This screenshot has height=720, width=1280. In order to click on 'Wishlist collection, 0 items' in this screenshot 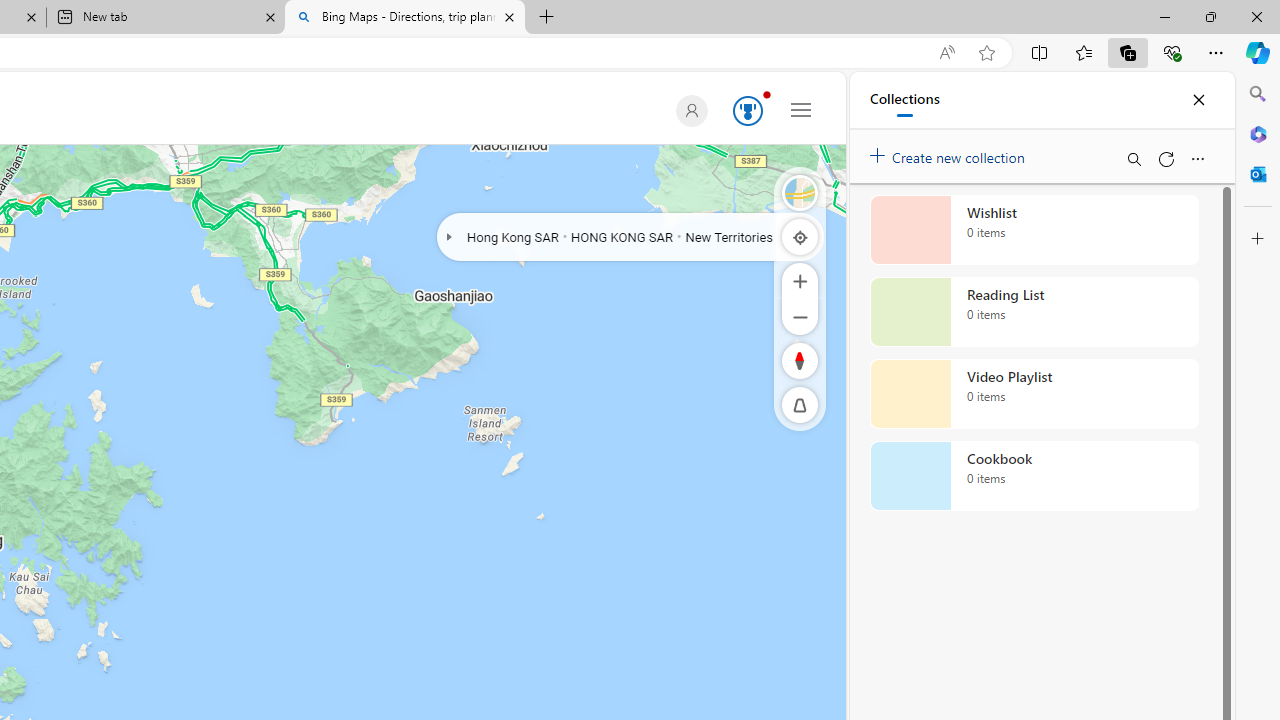, I will do `click(1034, 229)`.